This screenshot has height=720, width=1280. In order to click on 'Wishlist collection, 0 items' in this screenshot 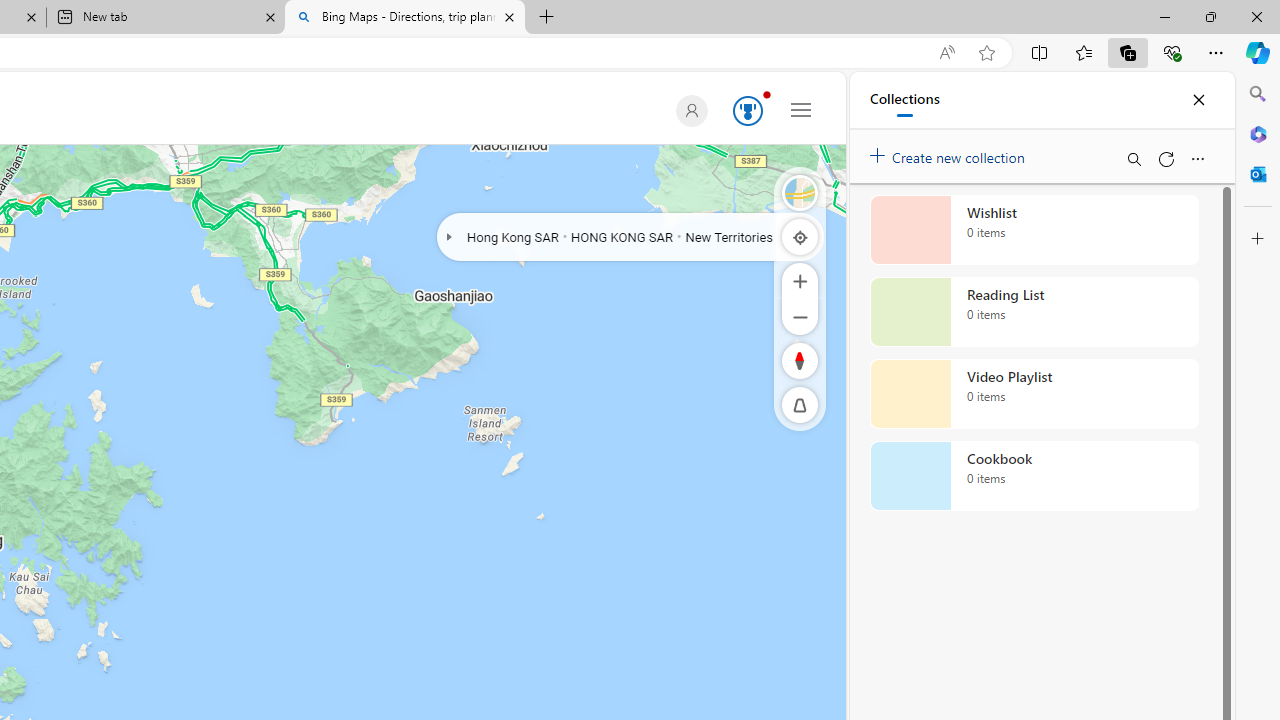, I will do `click(1034, 229)`.